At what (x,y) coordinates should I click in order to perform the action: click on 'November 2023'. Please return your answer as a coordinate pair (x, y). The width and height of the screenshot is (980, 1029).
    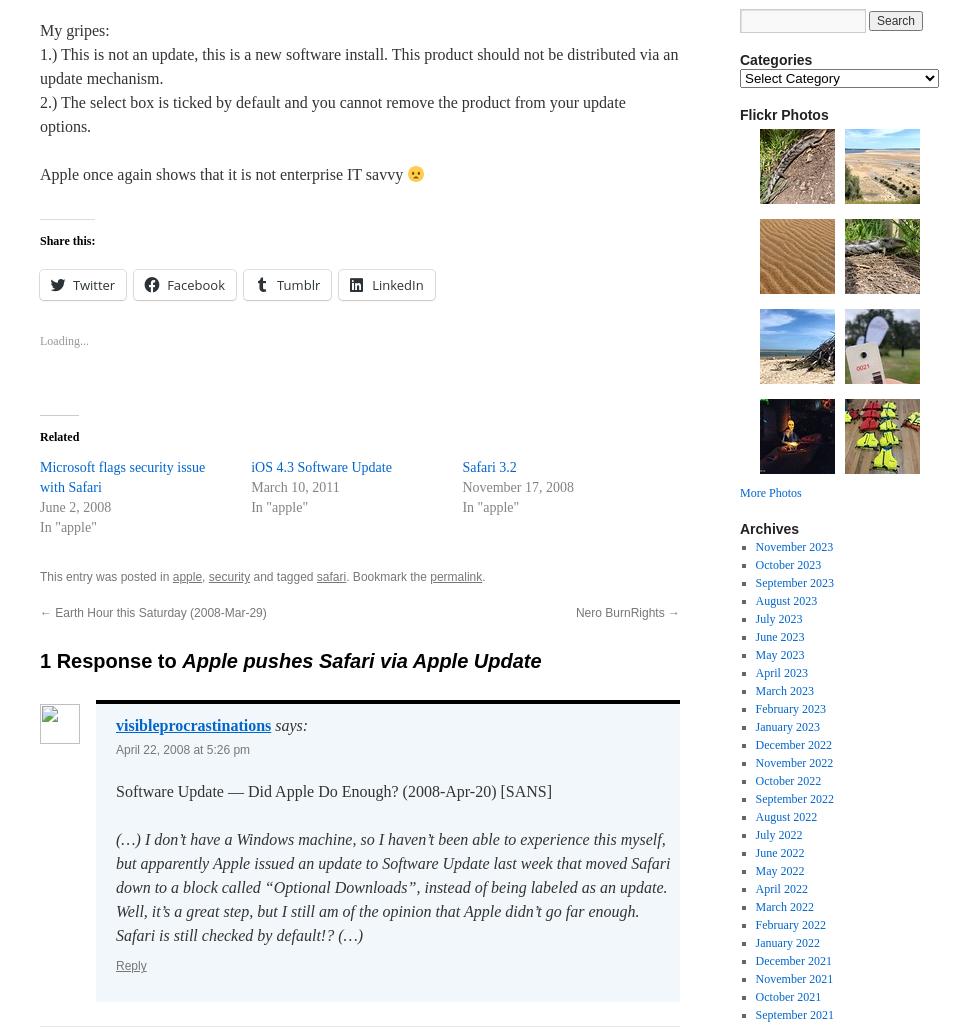
    Looking at the image, I should click on (793, 546).